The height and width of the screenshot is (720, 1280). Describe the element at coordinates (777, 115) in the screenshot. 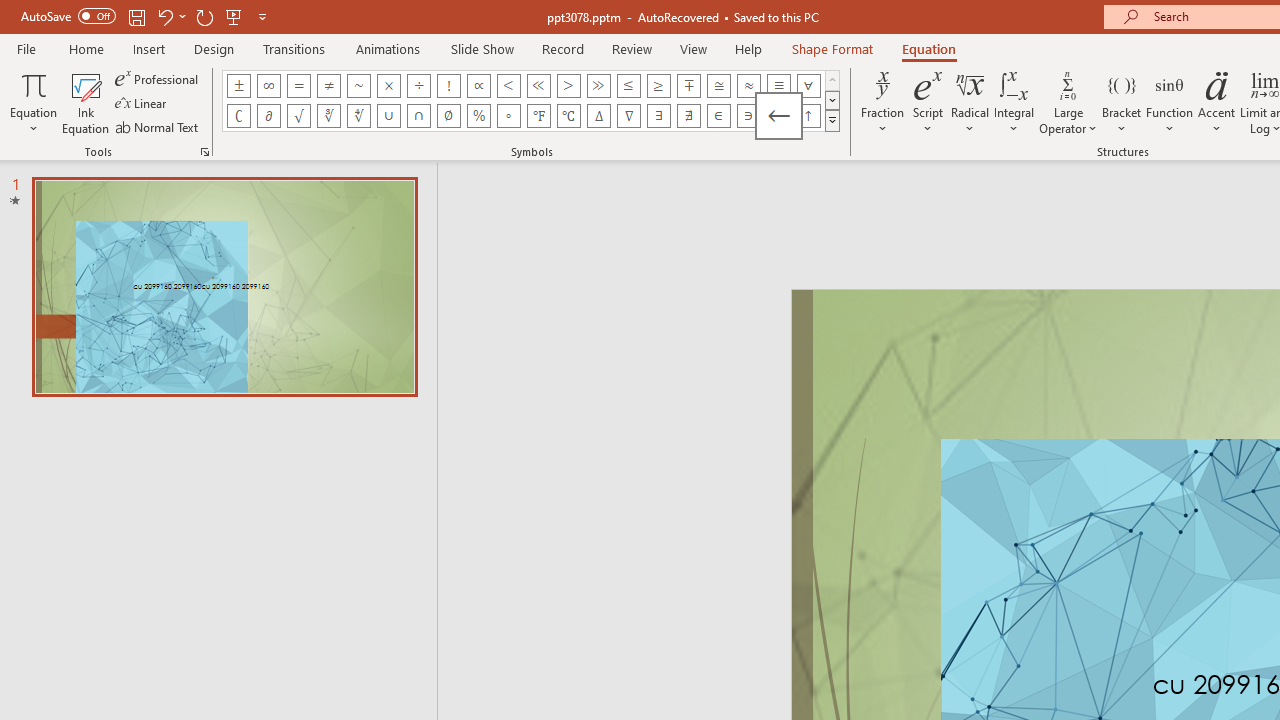

I see `'Equation Symbol Left Arrow'` at that location.